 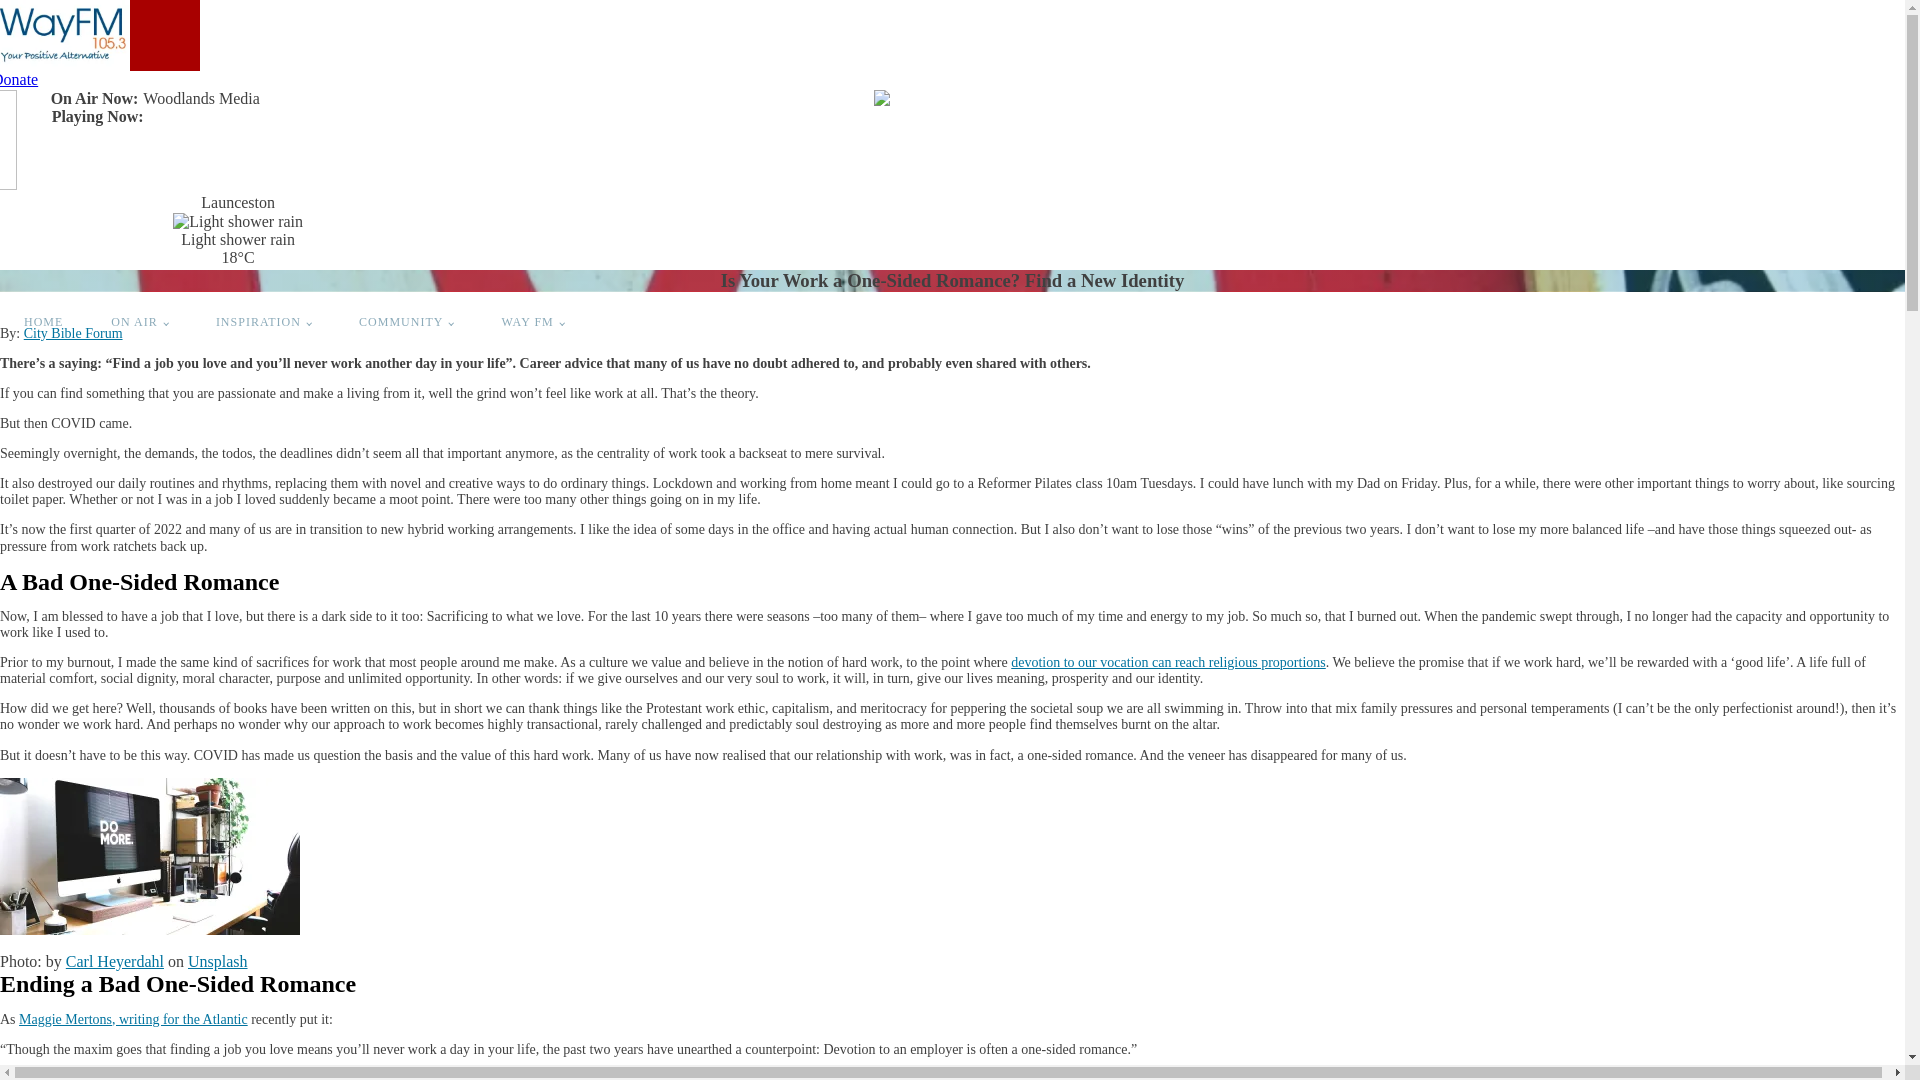 I want to click on 'Carl Heyerdahl', so click(x=114, y=960).